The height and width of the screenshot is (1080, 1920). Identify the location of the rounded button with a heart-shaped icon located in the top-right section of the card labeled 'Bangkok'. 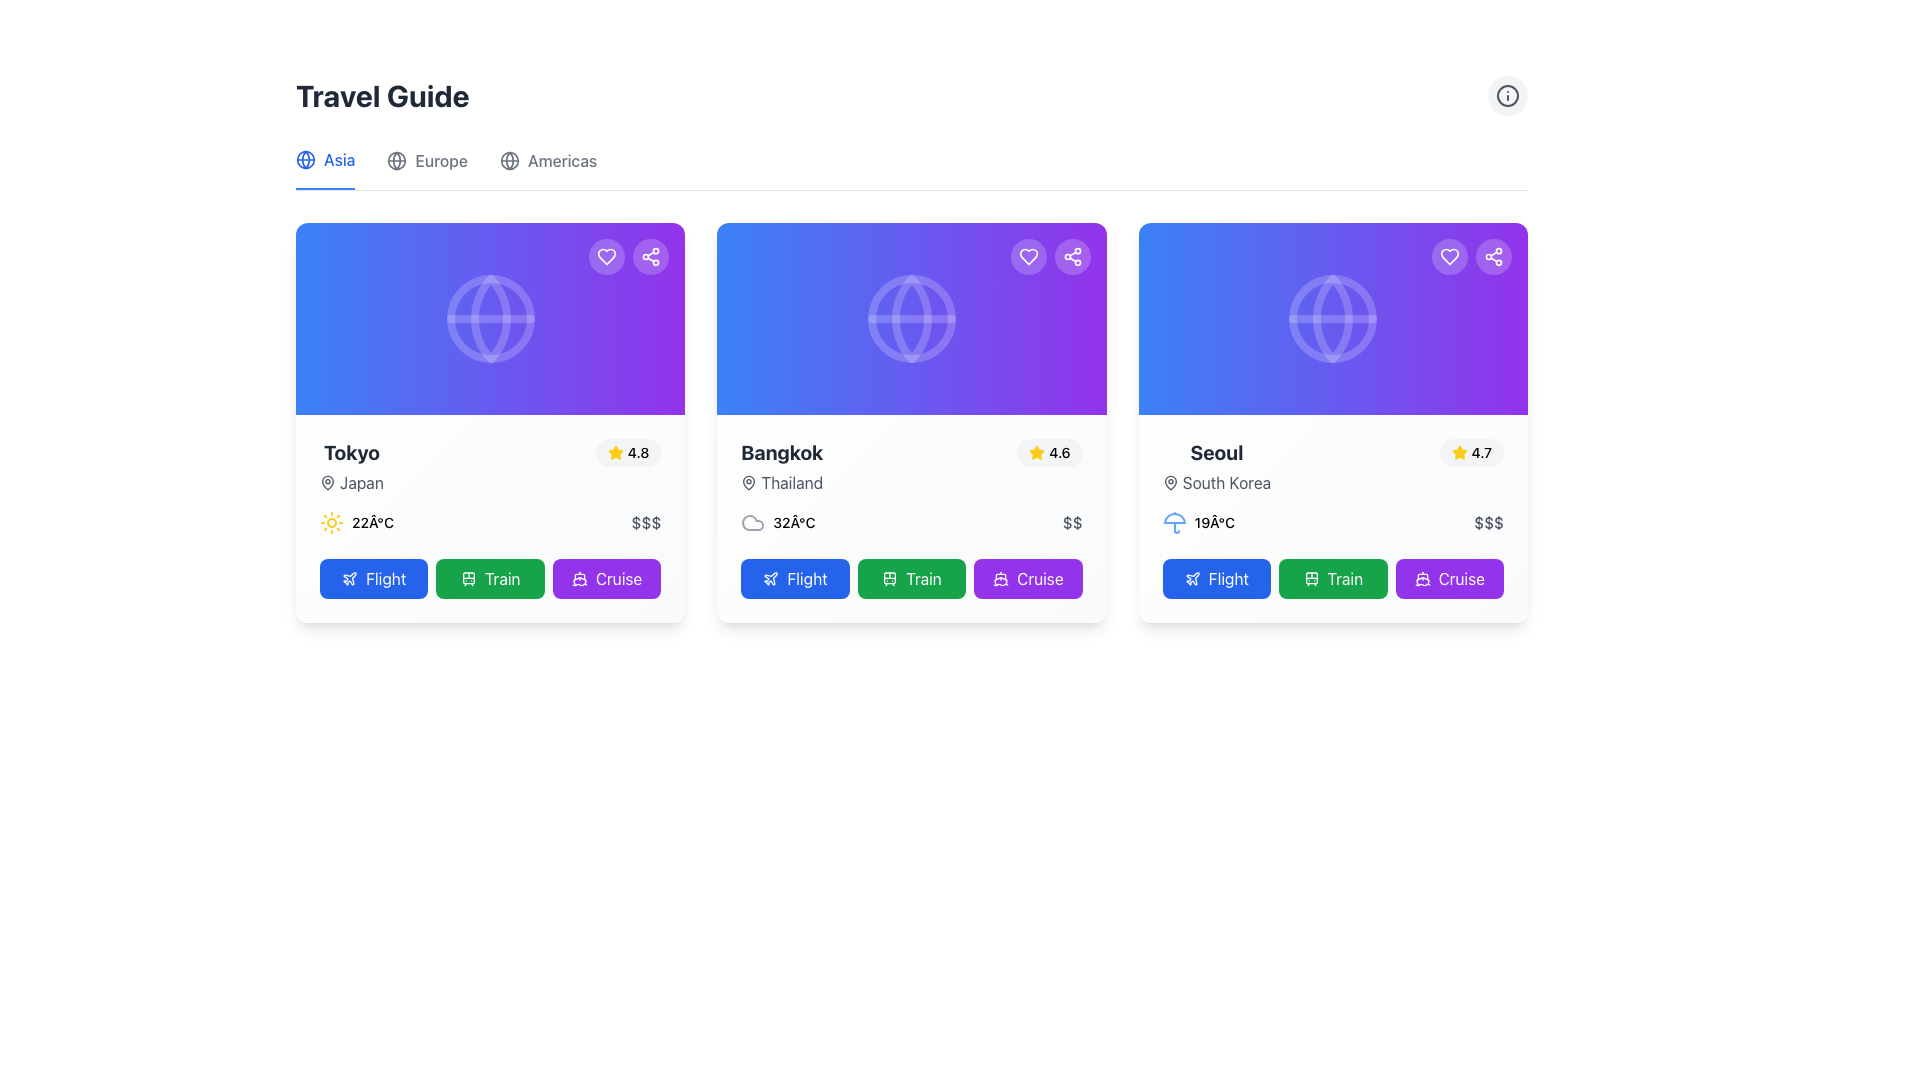
(1028, 256).